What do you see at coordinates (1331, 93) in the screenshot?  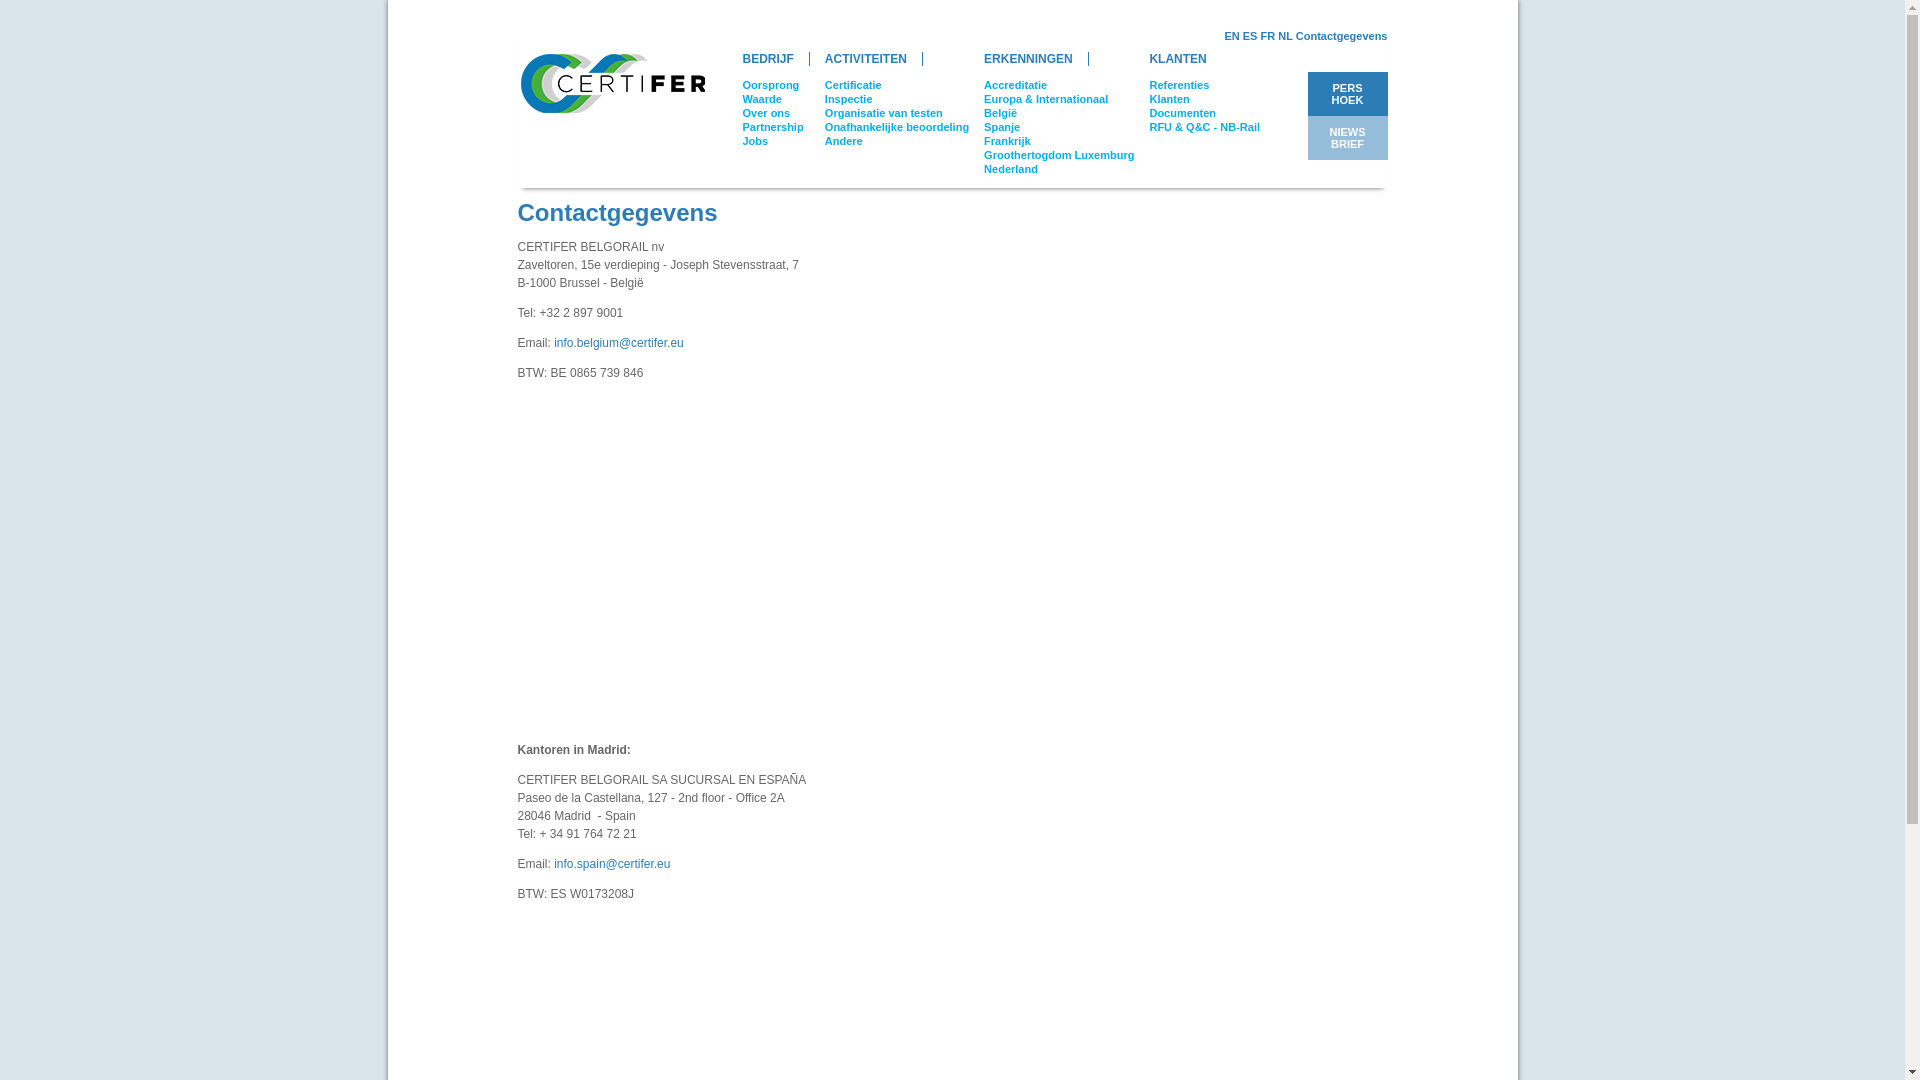 I see `'PERS` at bounding box center [1331, 93].